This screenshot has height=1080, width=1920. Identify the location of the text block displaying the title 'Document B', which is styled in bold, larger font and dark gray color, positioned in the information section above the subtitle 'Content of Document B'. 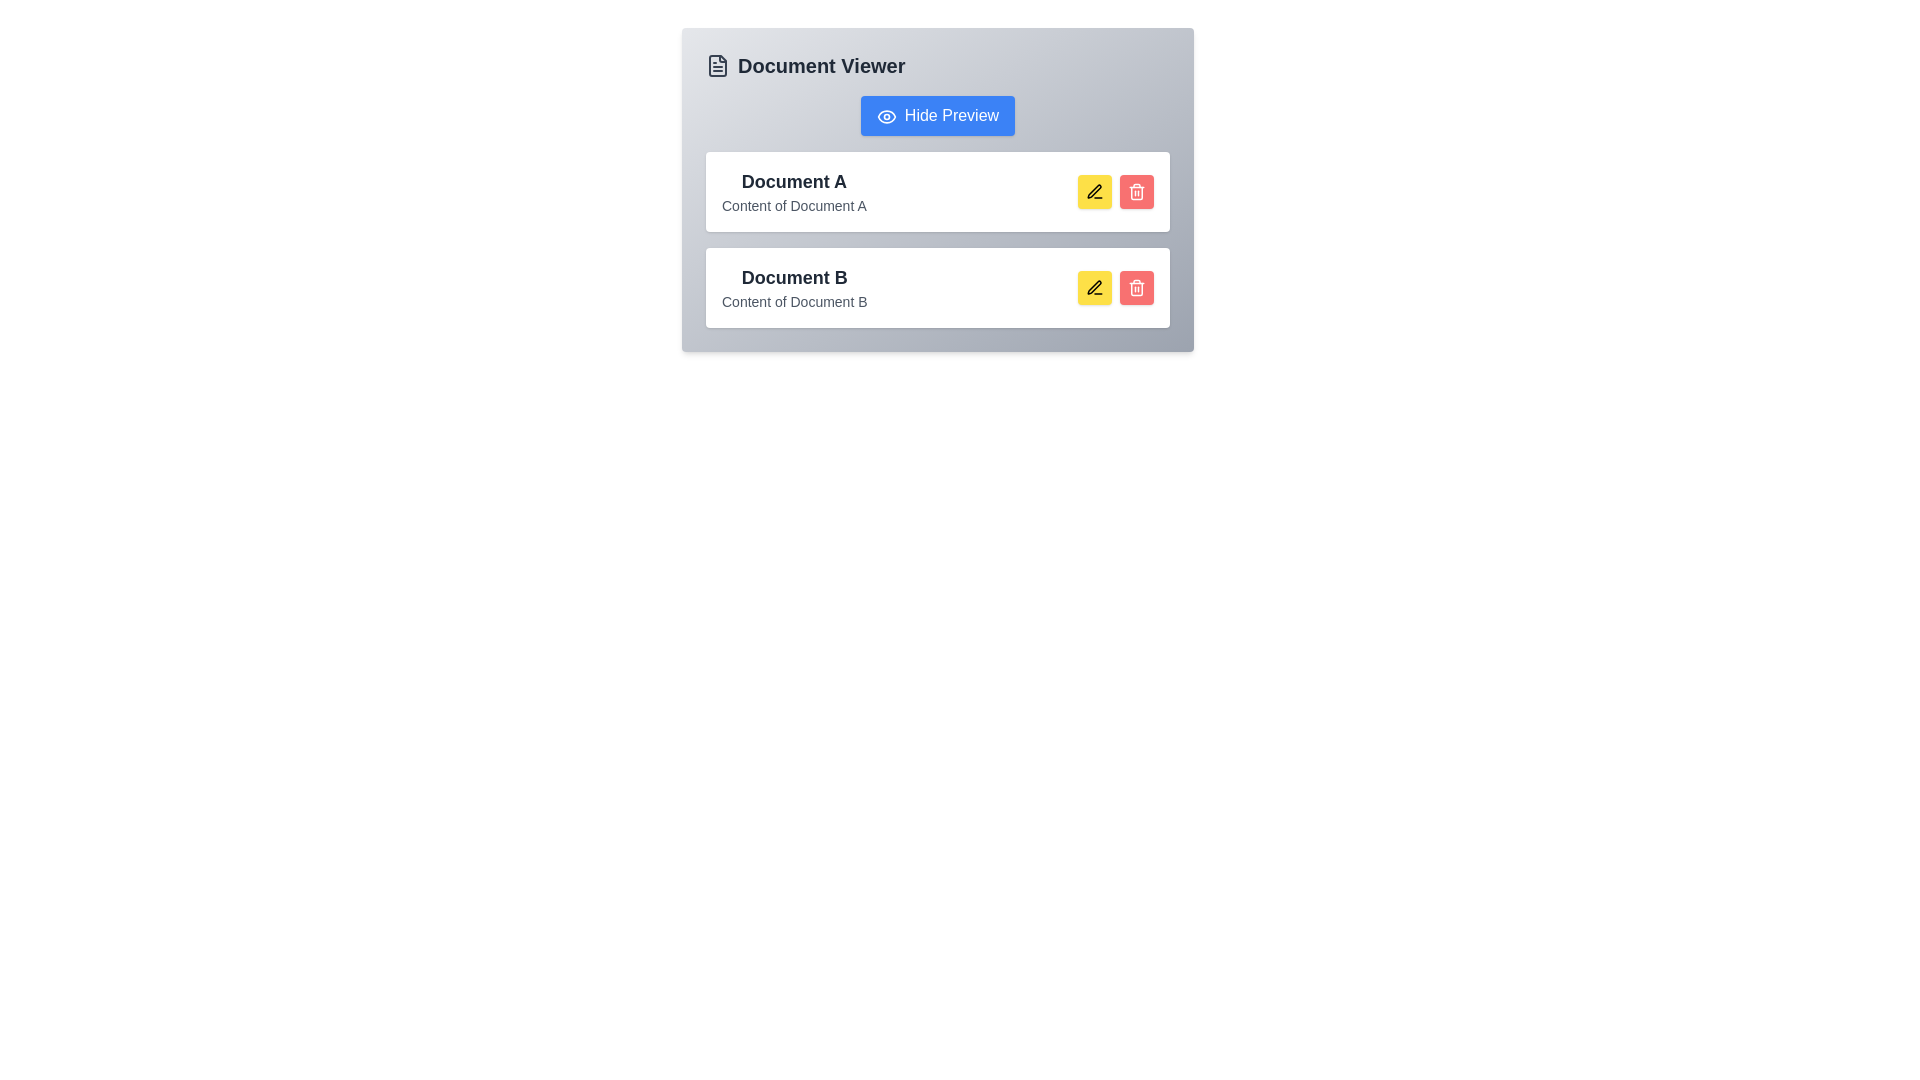
(793, 277).